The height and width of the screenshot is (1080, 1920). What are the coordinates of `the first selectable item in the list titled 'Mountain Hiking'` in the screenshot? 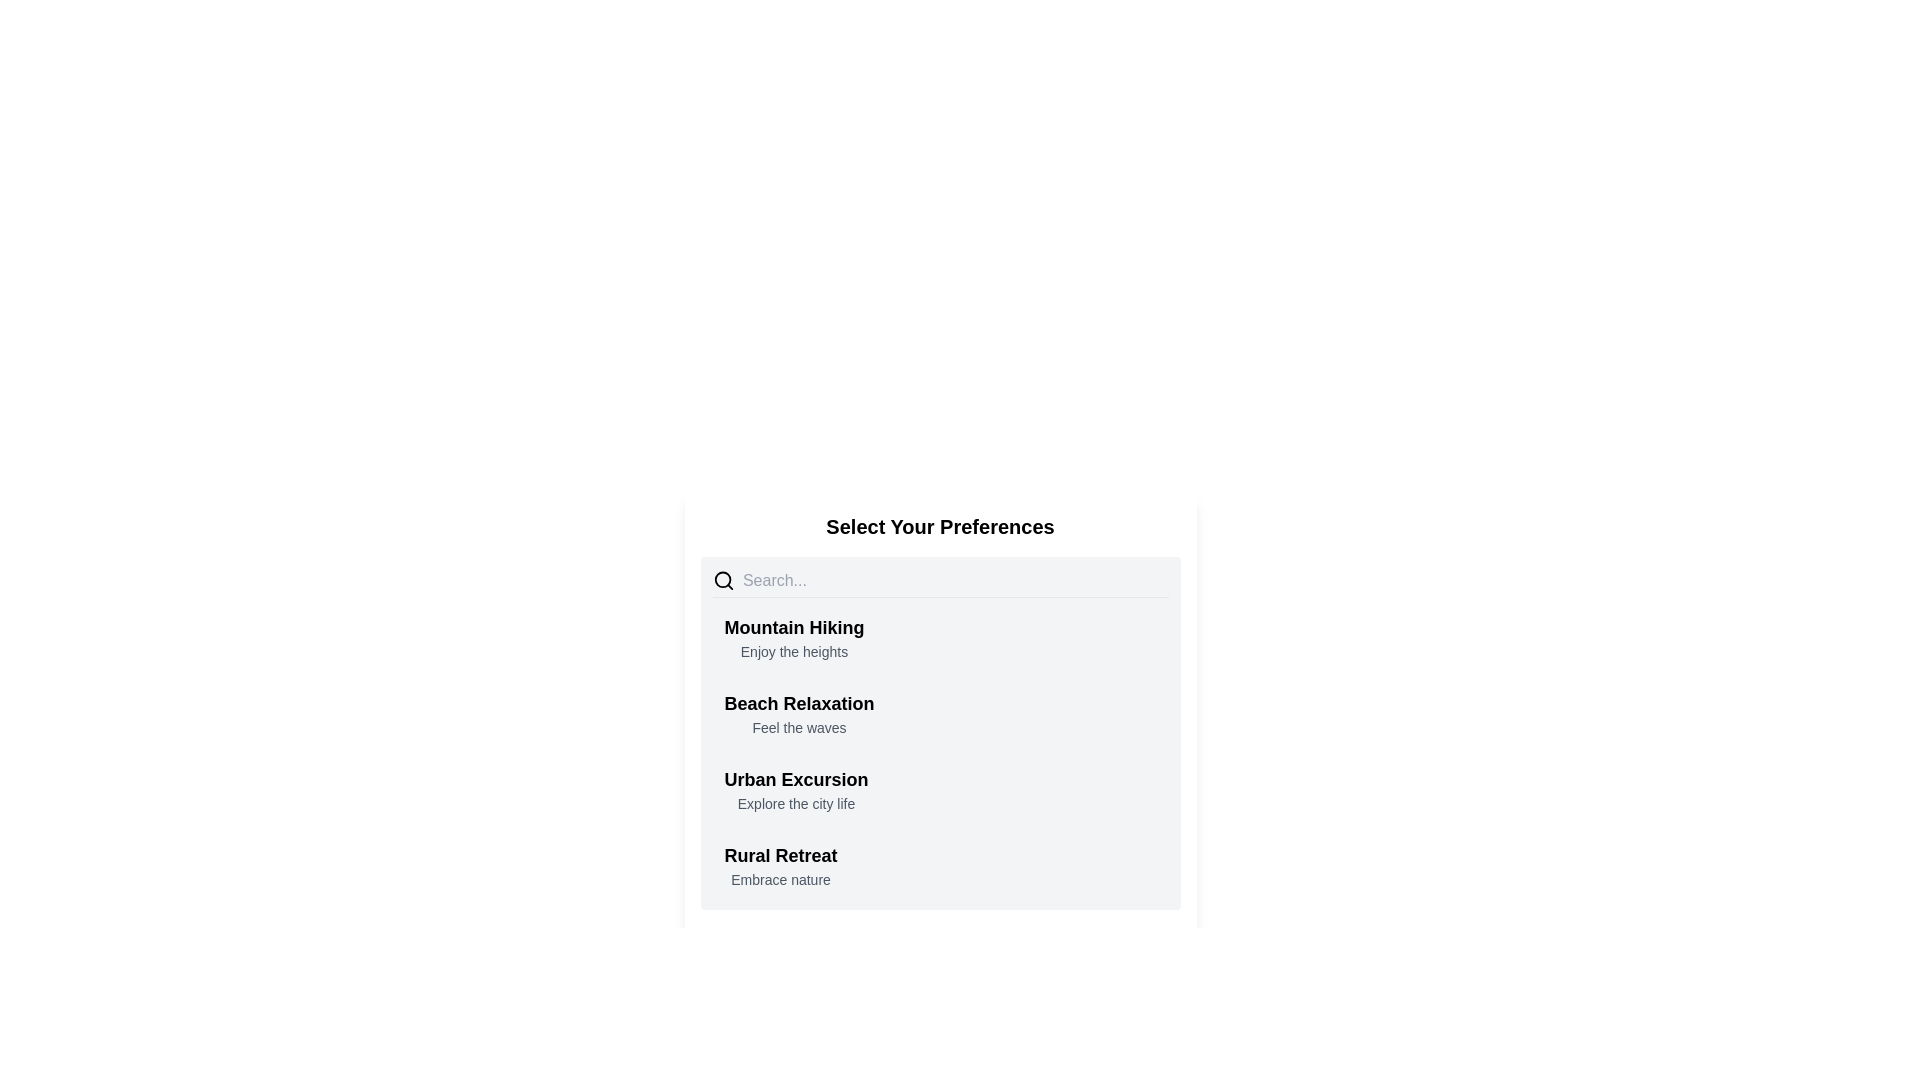 It's located at (939, 637).